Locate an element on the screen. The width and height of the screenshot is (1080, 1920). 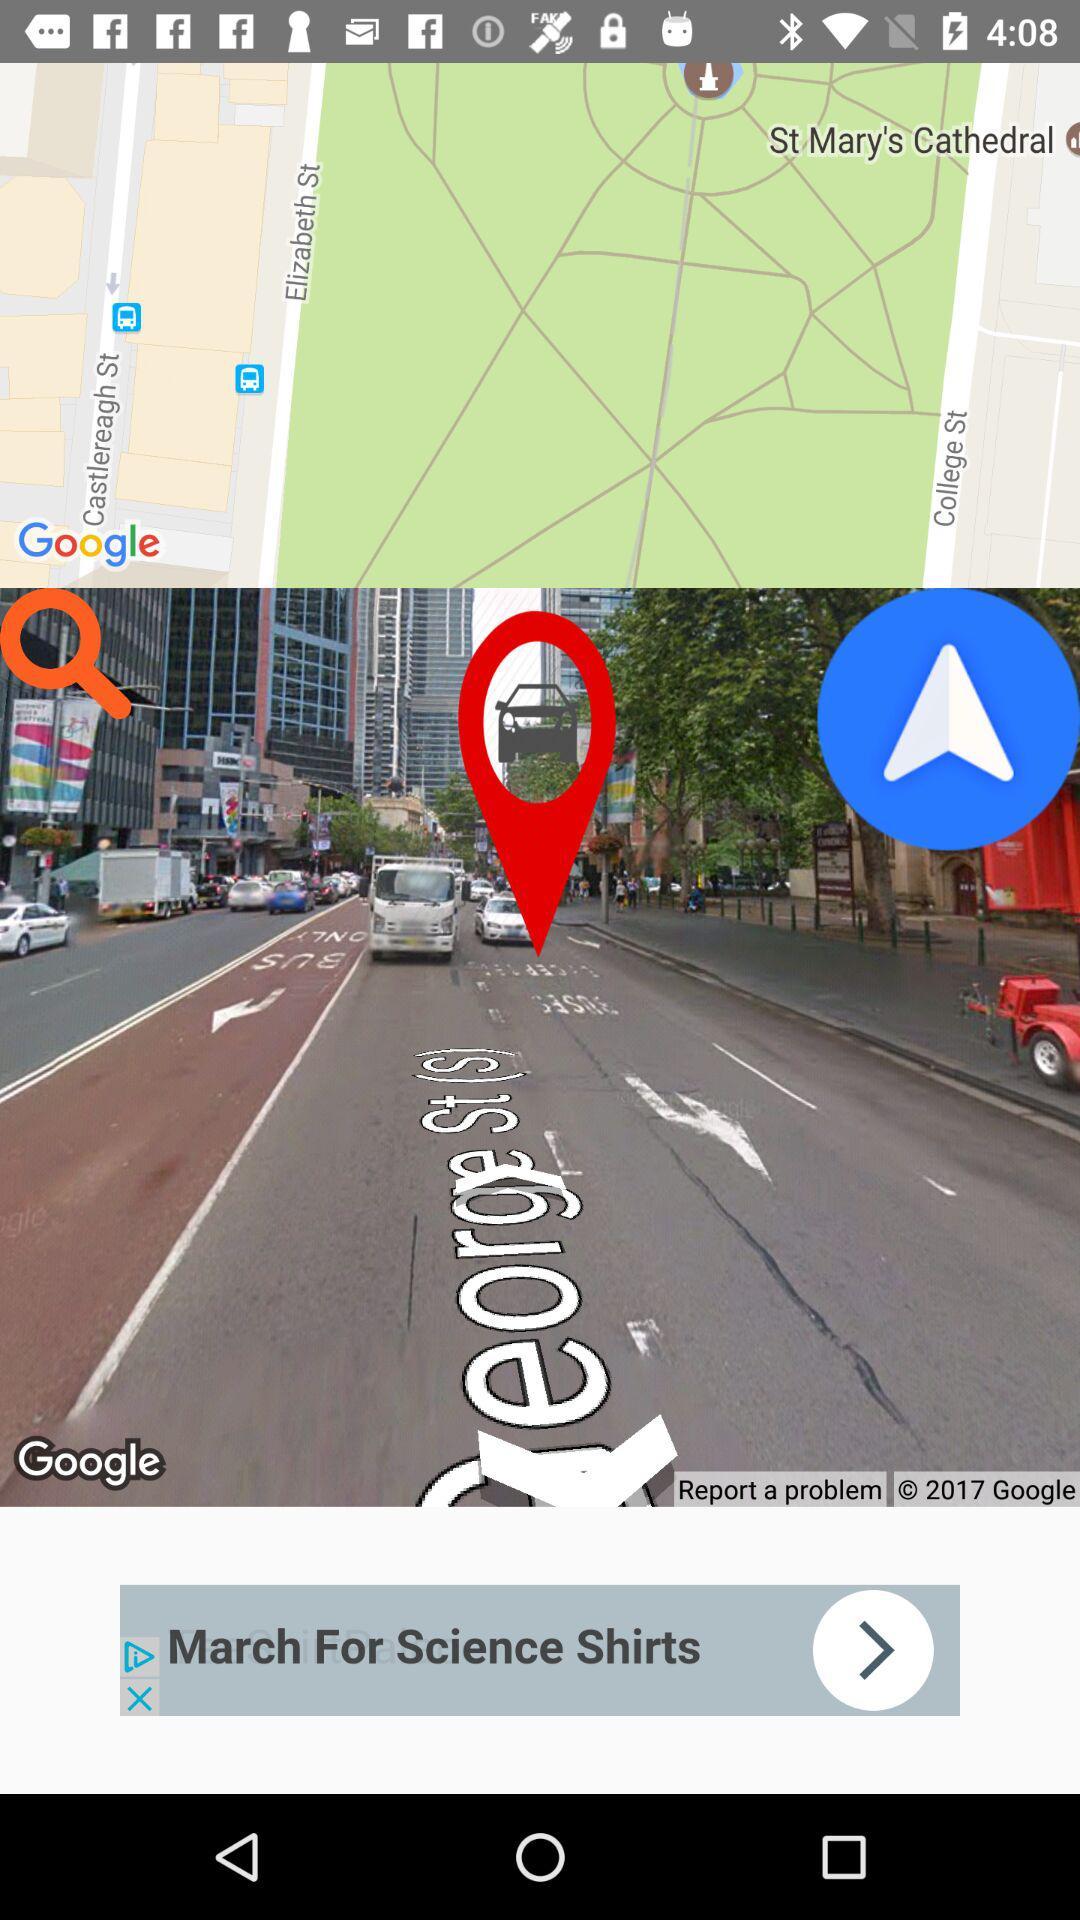
pointer is located at coordinates (540, 783).